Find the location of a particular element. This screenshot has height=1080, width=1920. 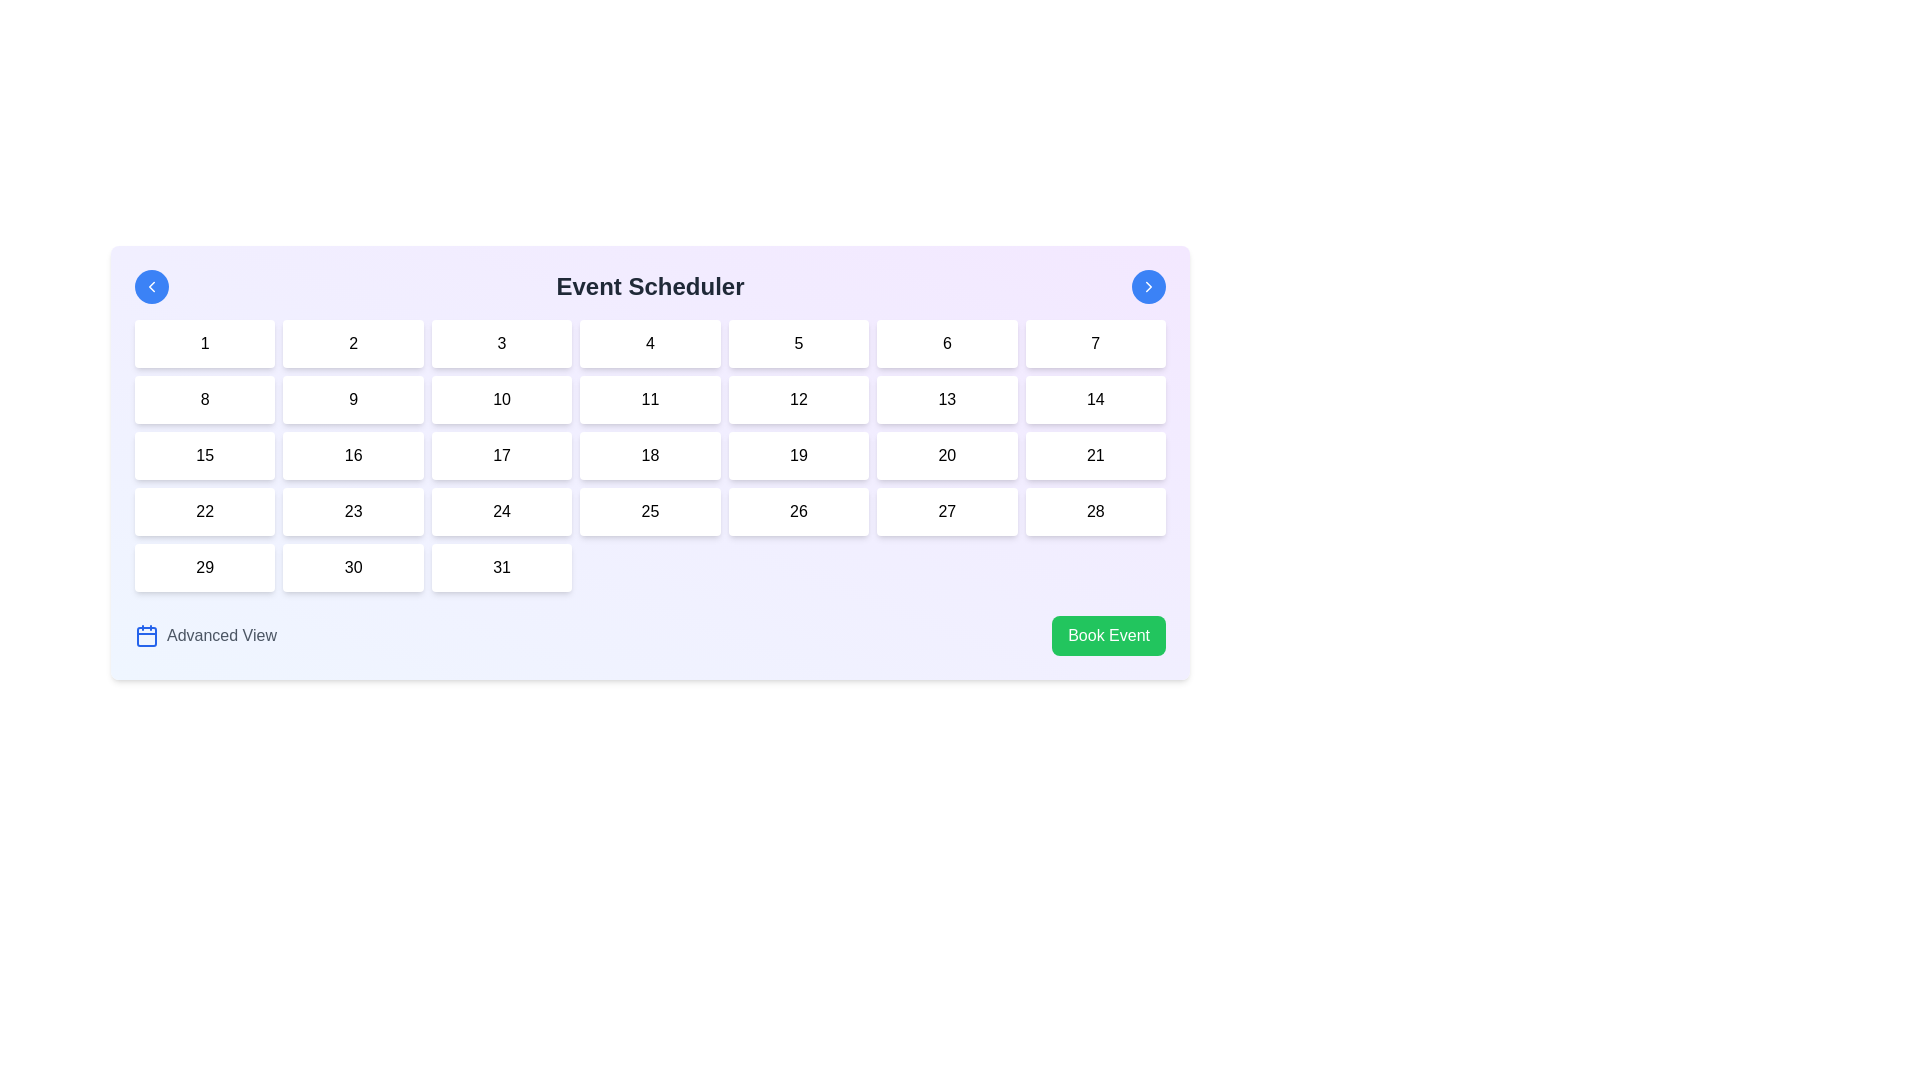

the rectangular button with a white background and the number '13' centered in bold text is located at coordinates (946, 400).